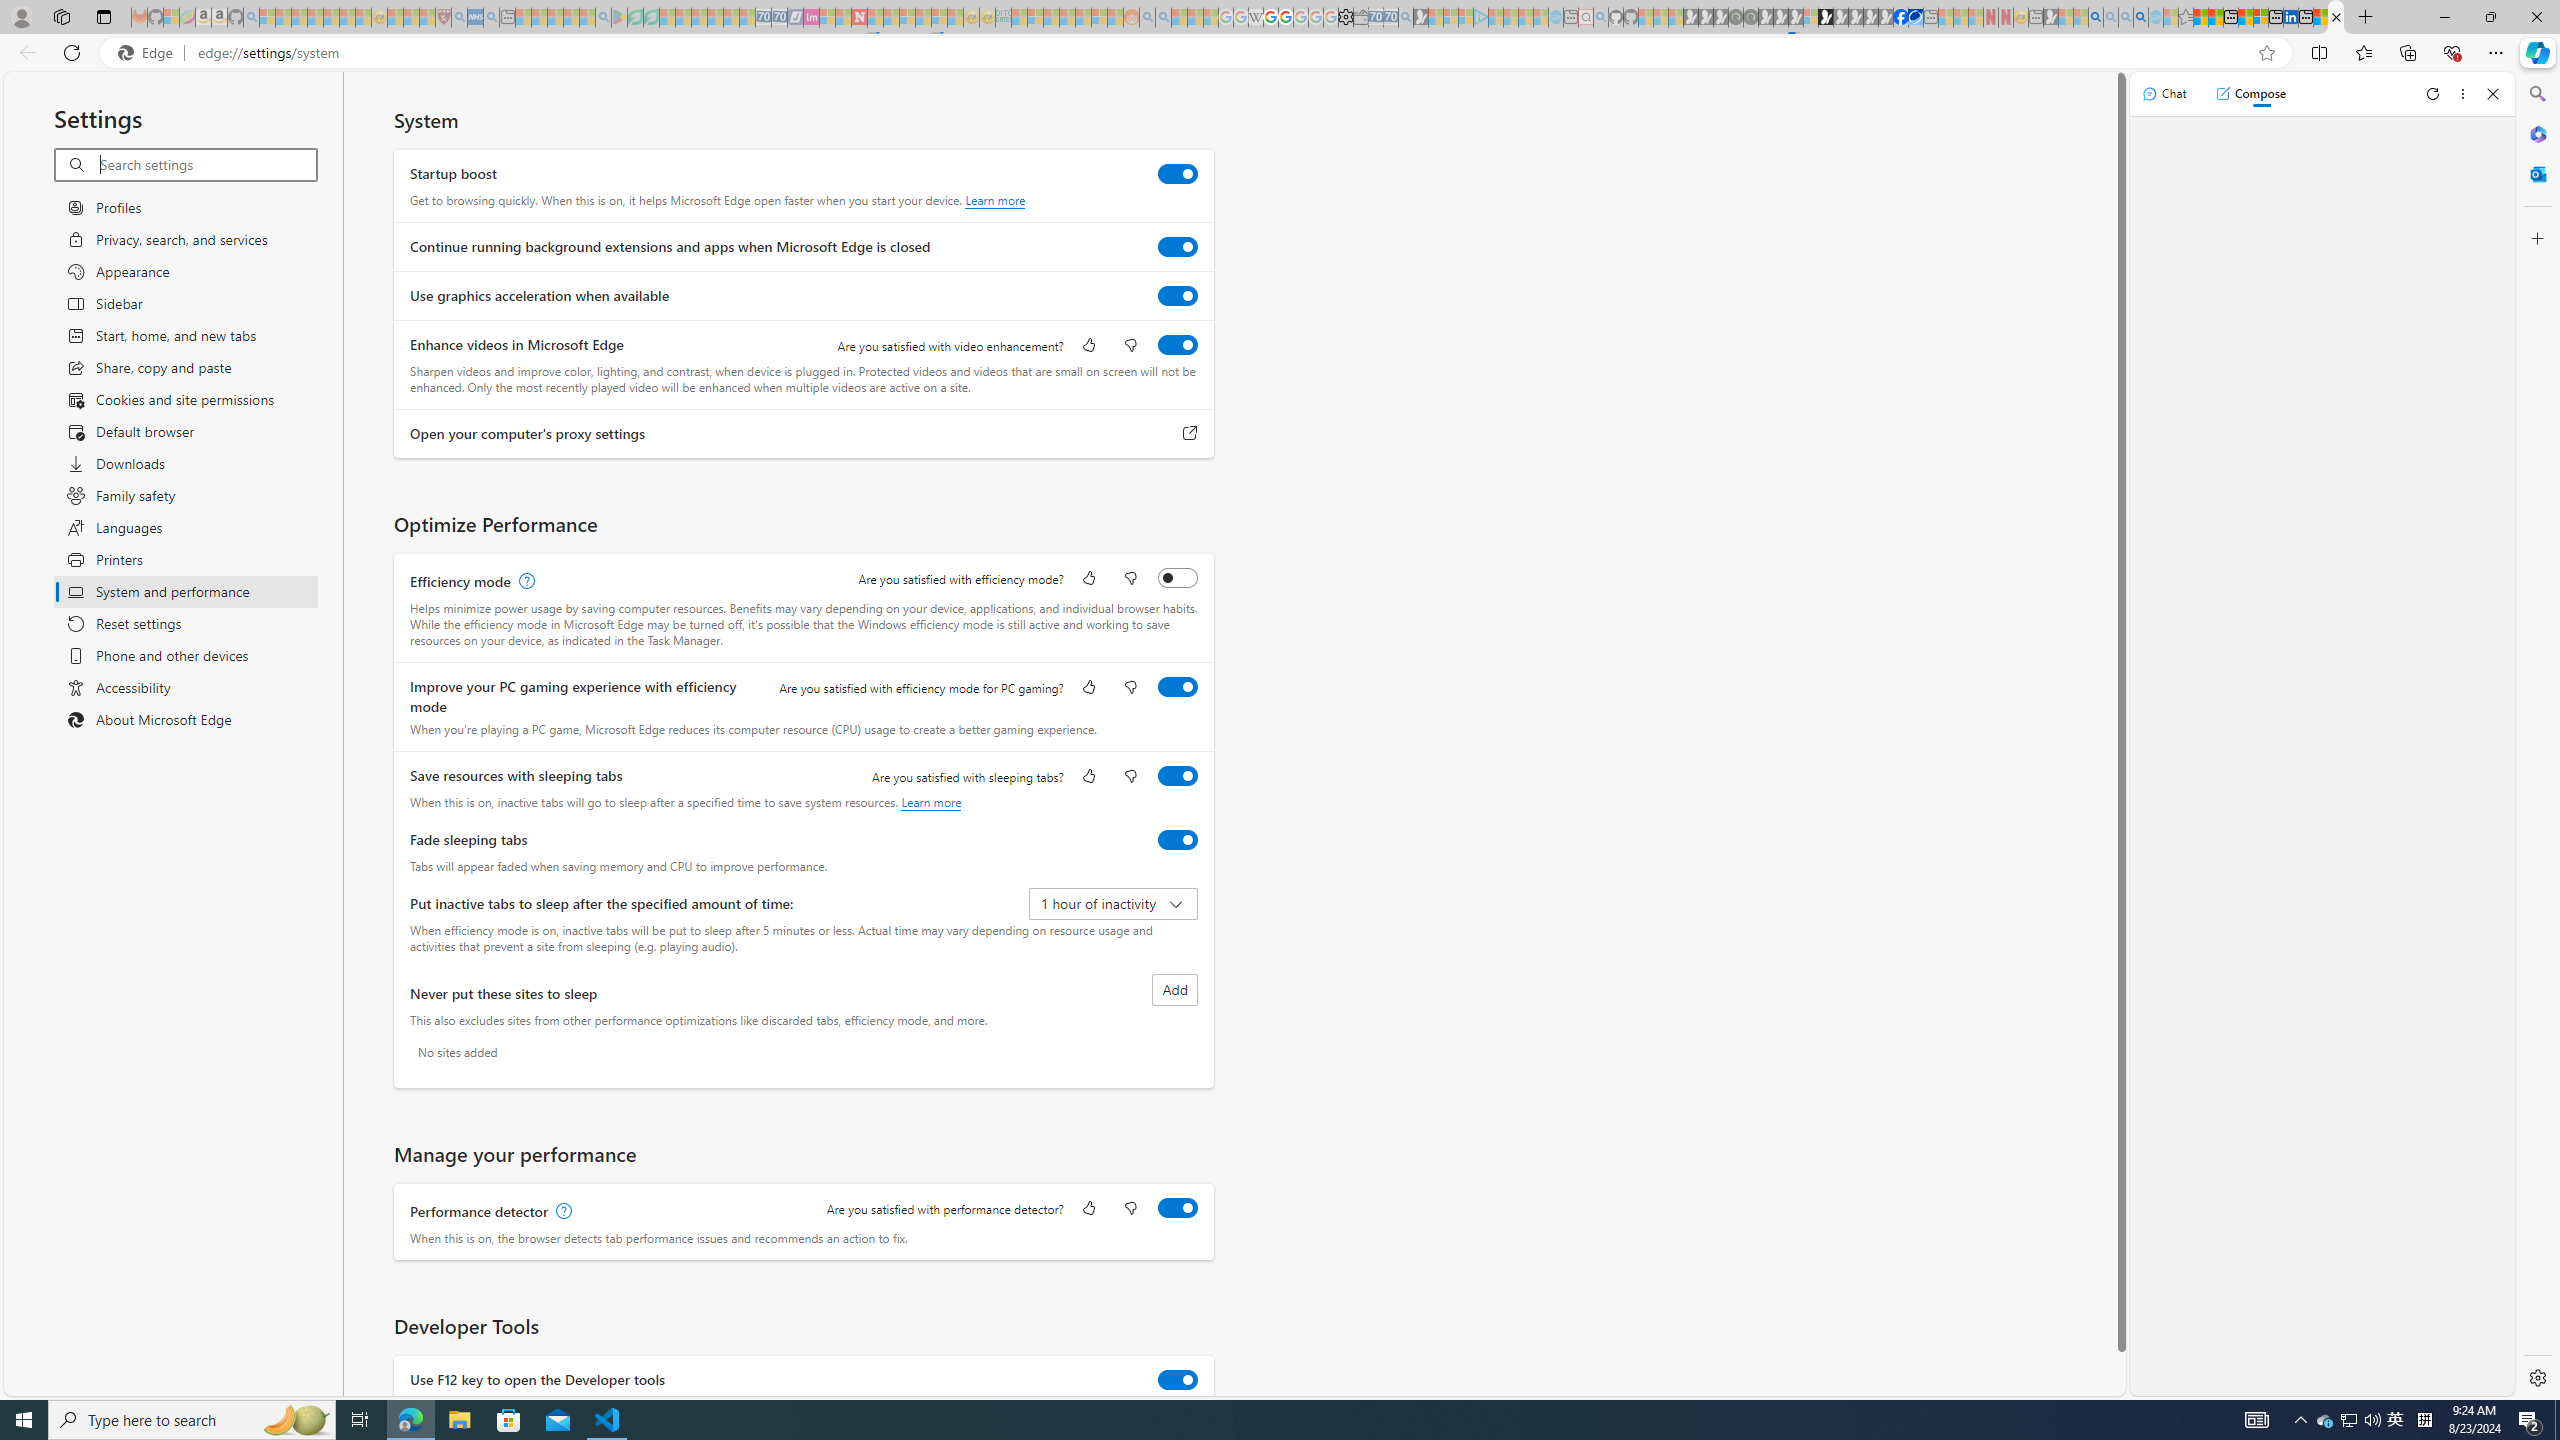 Image resolution: width=2560 pixels, height=1440 pixels. What do you see at coordinates (523, 581) in the screenshot?
I see `'Efficiency mode, learn more'` at bounding box center [523, 581].